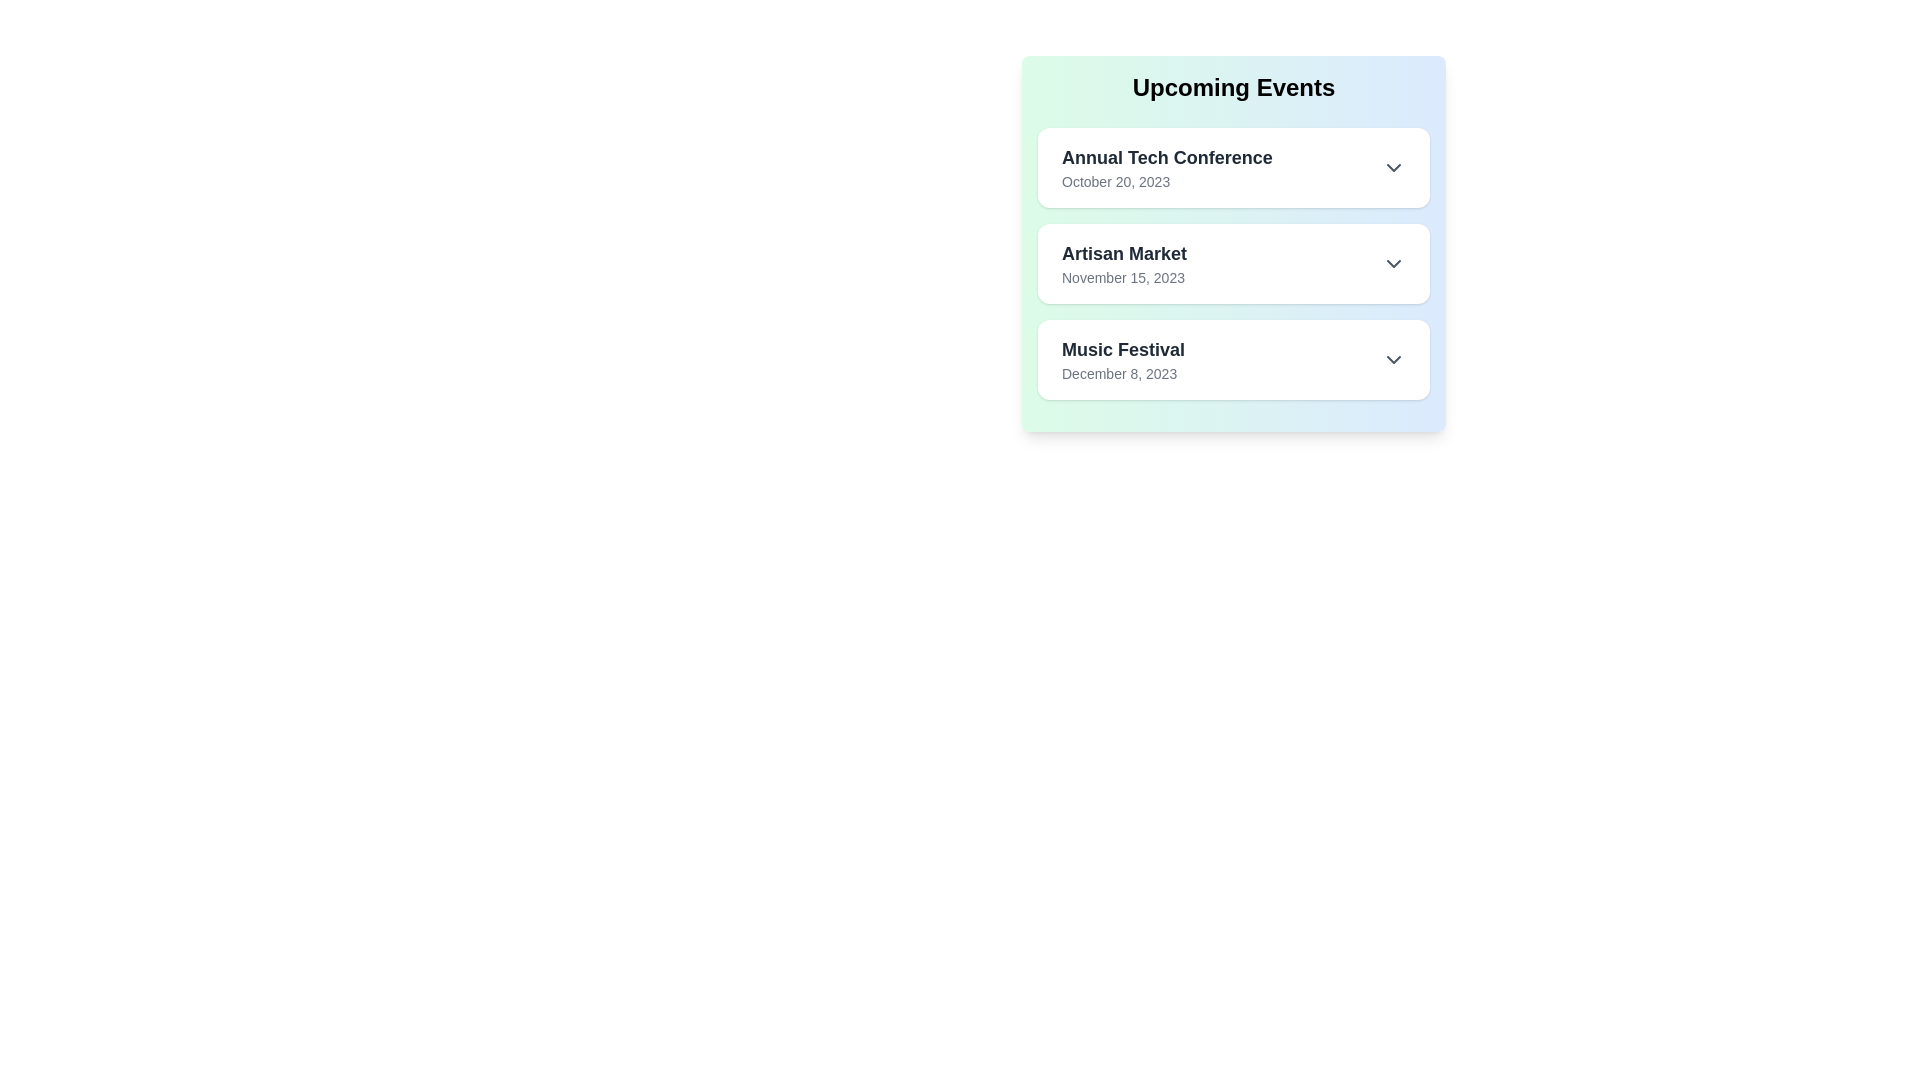  Describe the element at coordinates (1392, 358) in the screenshot. I see `the downward-facing chevron toggle icon, which is styled in gray and located beside the text 'December 8, 2023' under the 'Upcoming Events' header` at that location.